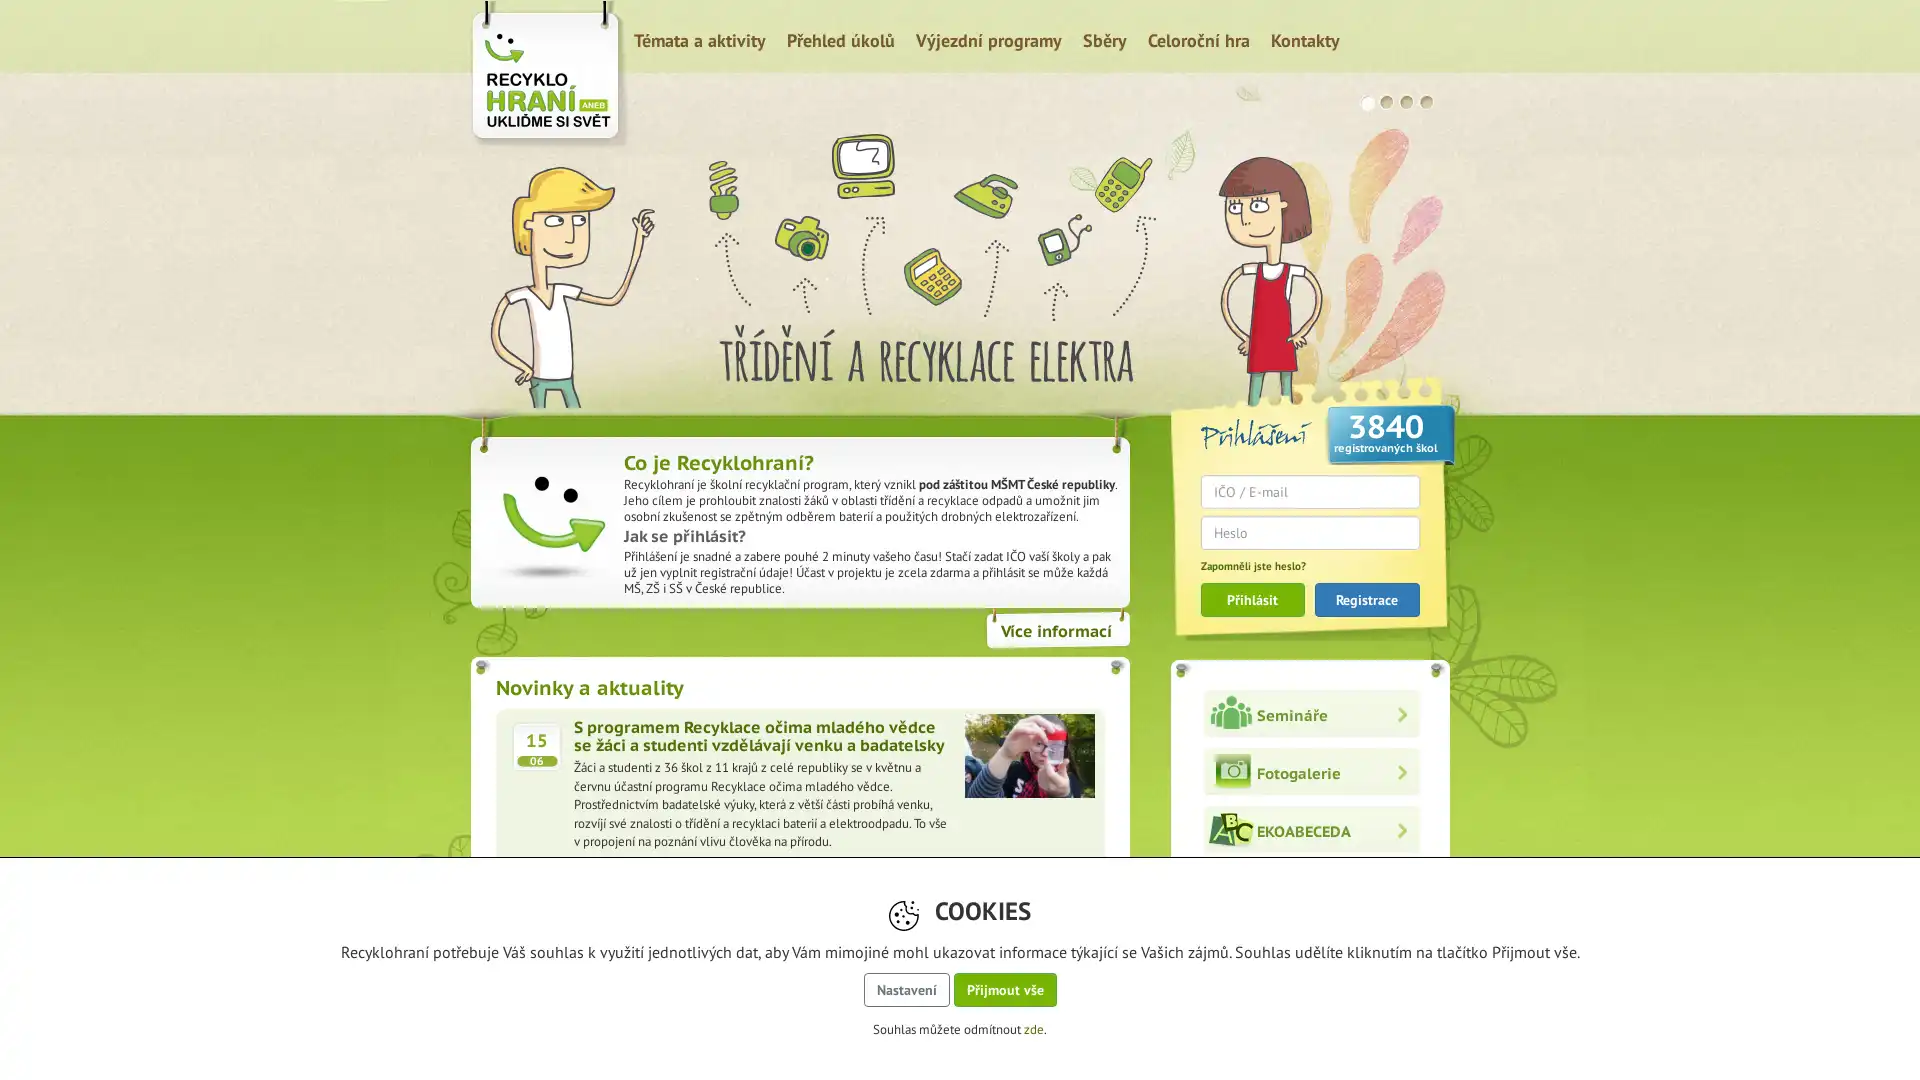  What do you see at coordinates (1251, 597) in the screenshot?
I see `Prihlasit` at bounding box center [1251, 597].